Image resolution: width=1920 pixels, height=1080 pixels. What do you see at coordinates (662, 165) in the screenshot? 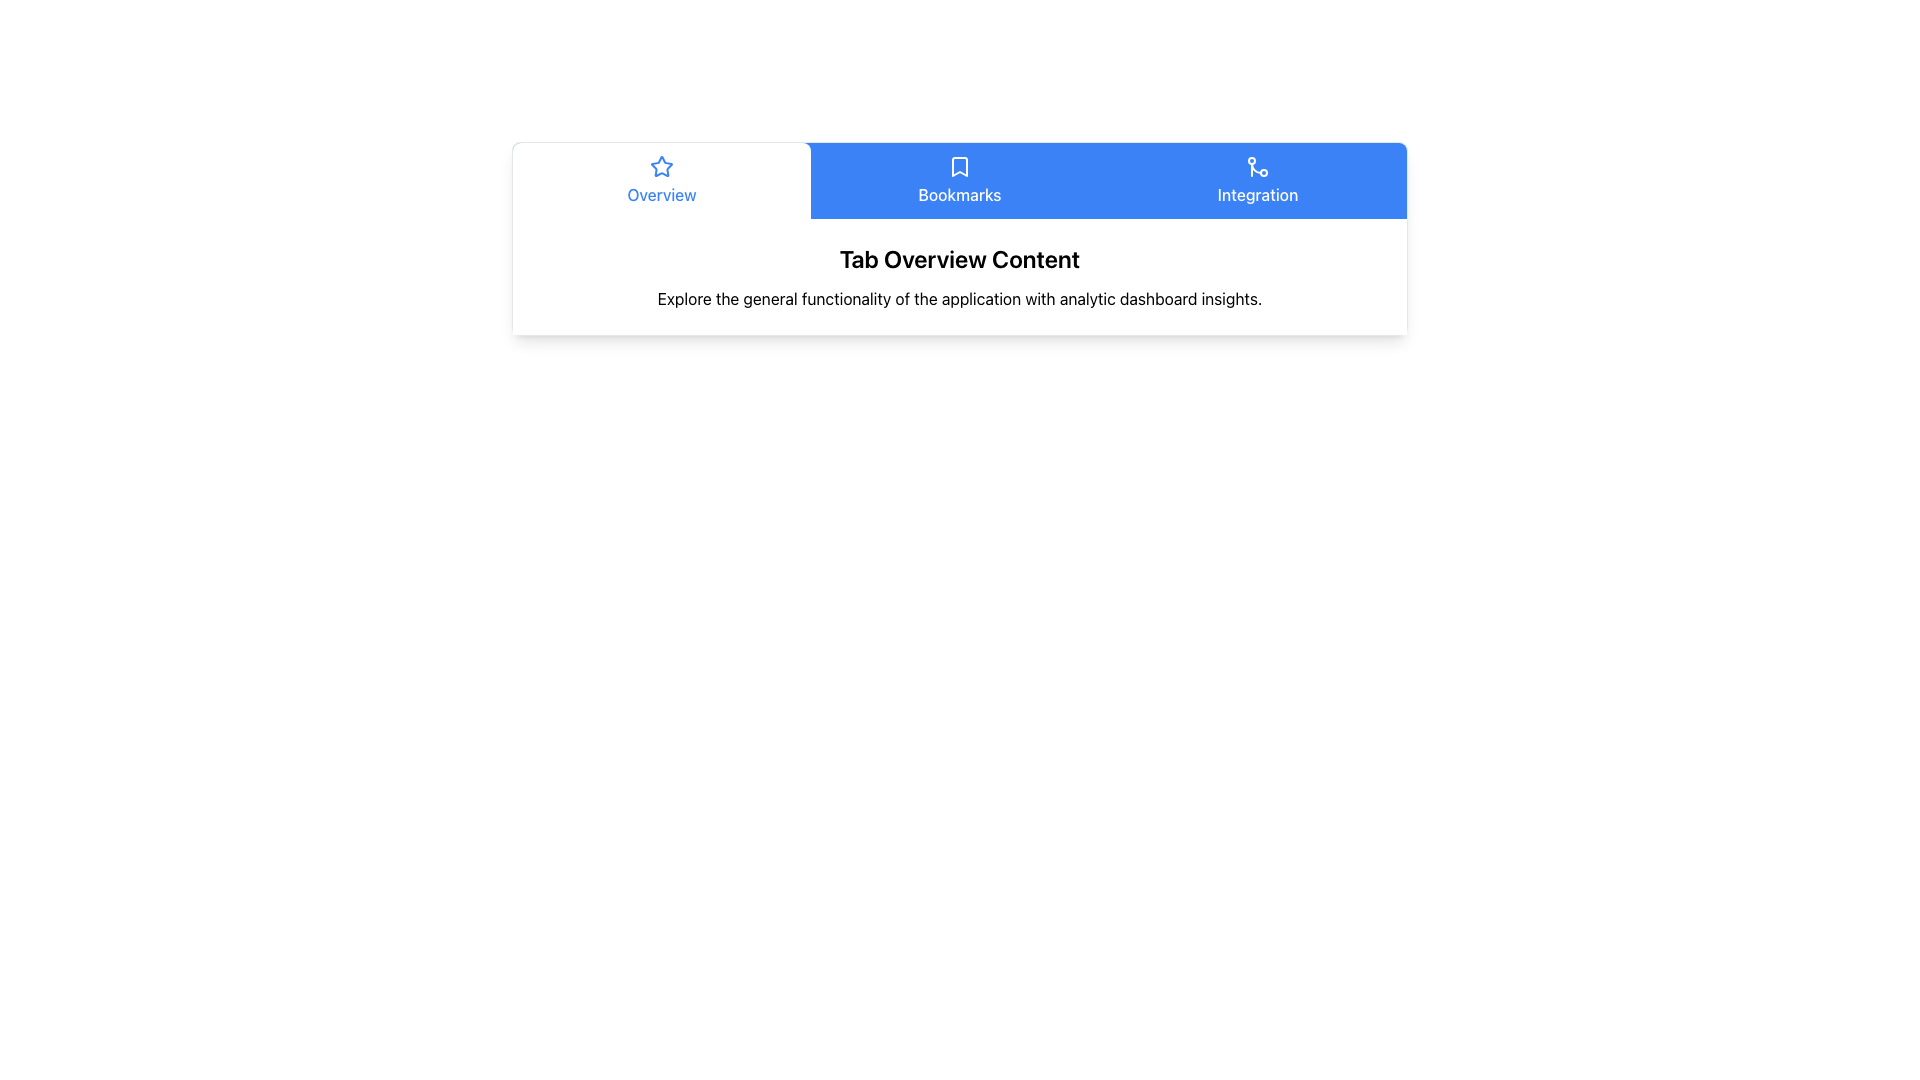
I see `the stylized star icon with a hollow center, blue border, and white fill located above the text labeled 'Overview' in the tab navigation bar` at bounding box center [662, 165].